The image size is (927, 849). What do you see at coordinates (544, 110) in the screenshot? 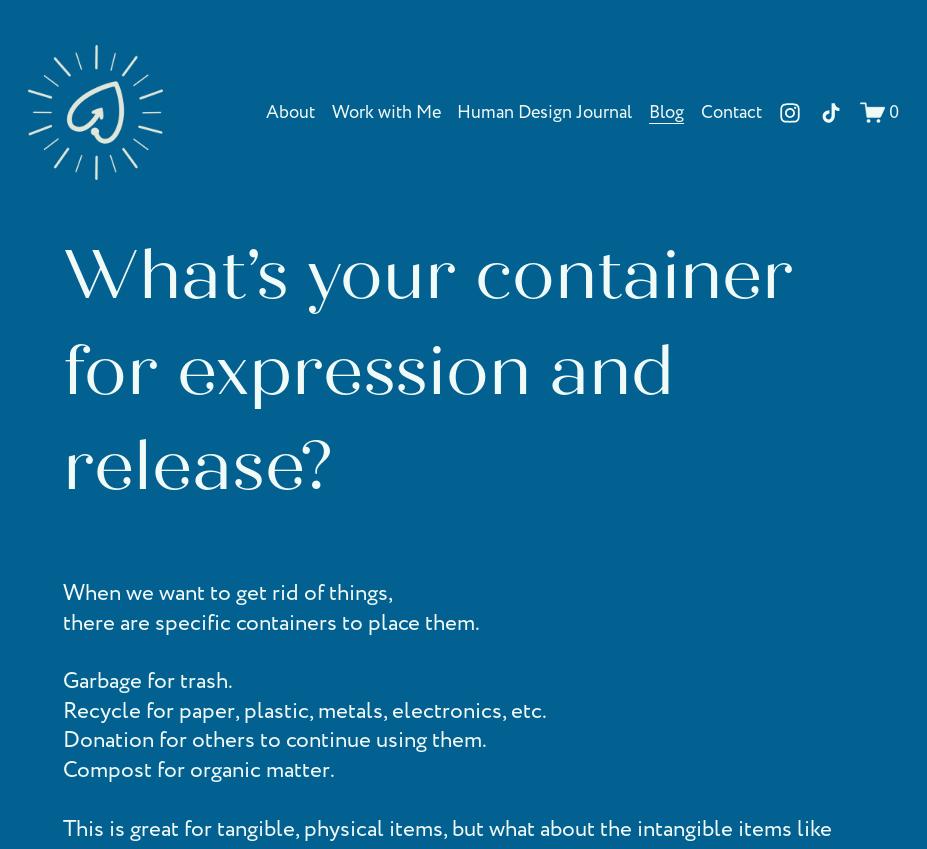
I see `'Human Design Journal'` at bounding box center [544, 110].